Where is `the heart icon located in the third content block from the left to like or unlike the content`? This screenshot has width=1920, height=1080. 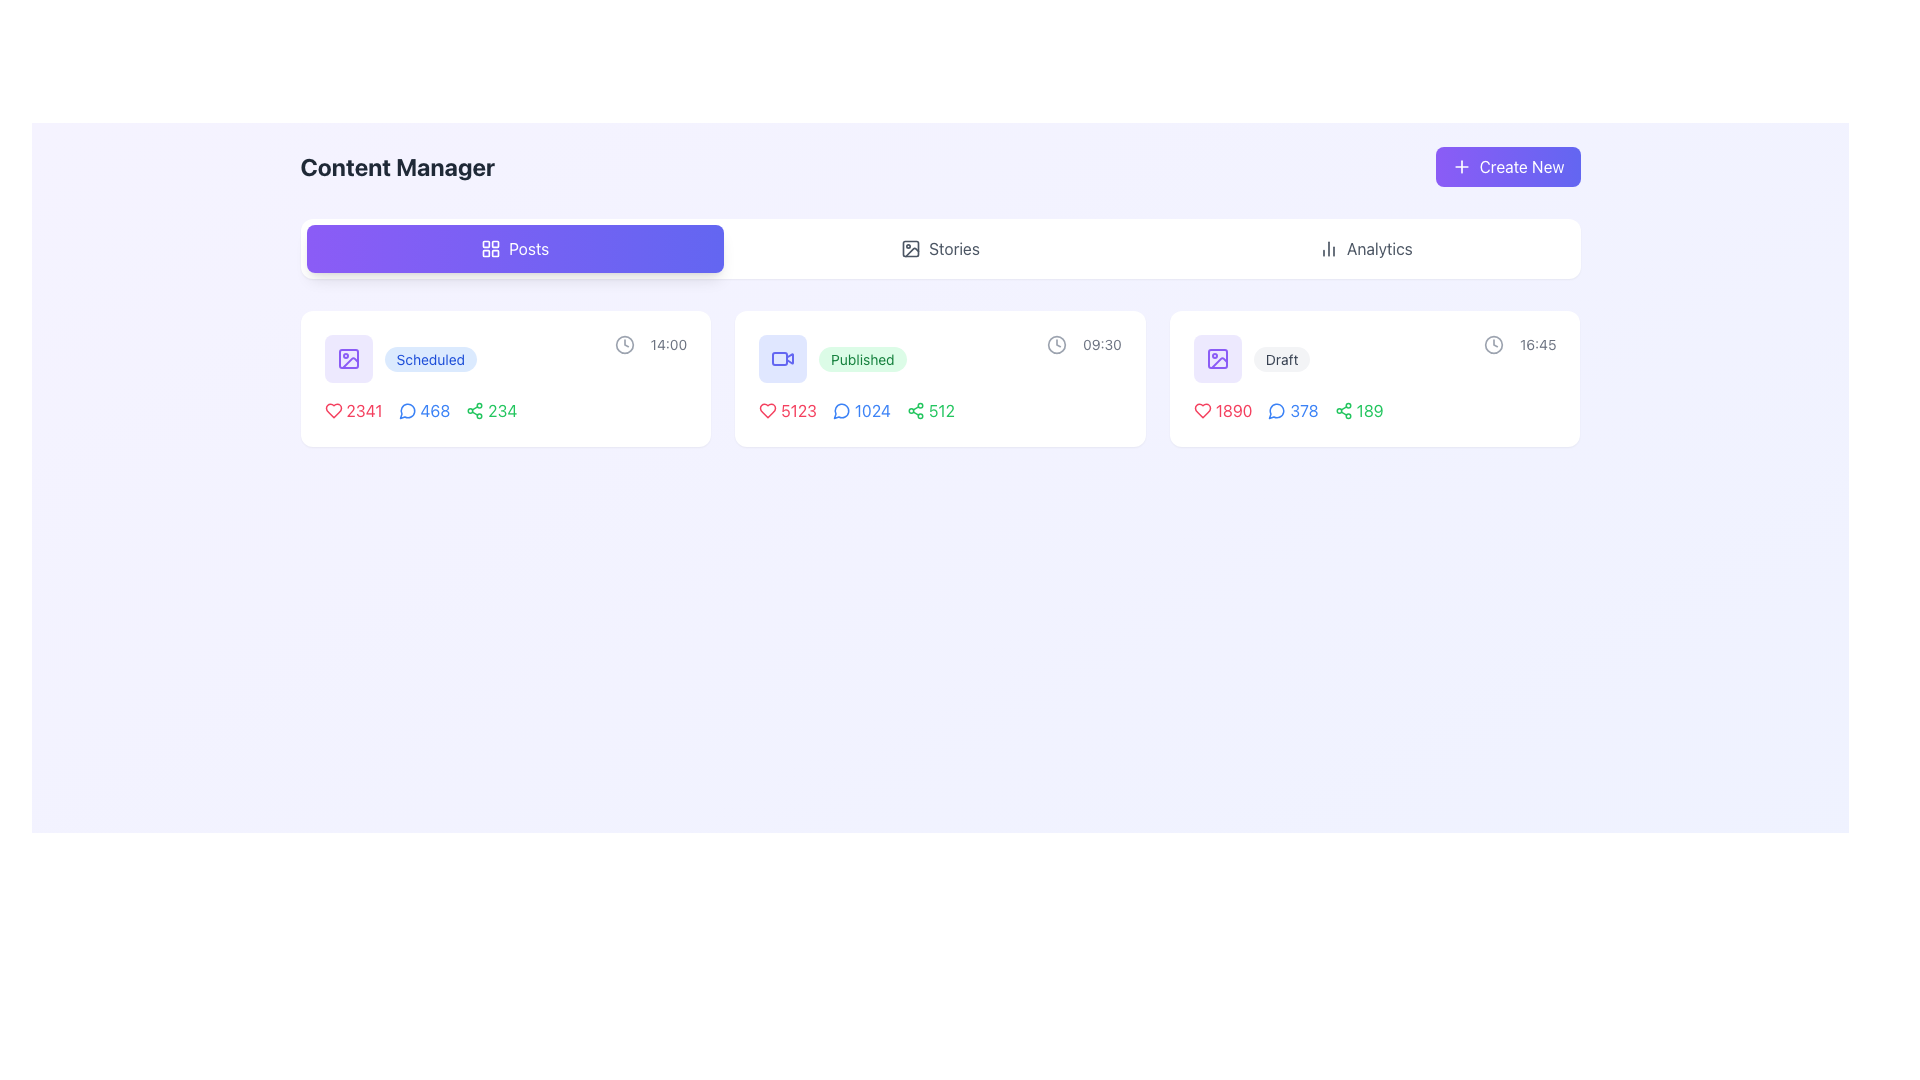
the heart icon located in the third content block from the left to like or unlike the content is located at coordinates (1201, 410).